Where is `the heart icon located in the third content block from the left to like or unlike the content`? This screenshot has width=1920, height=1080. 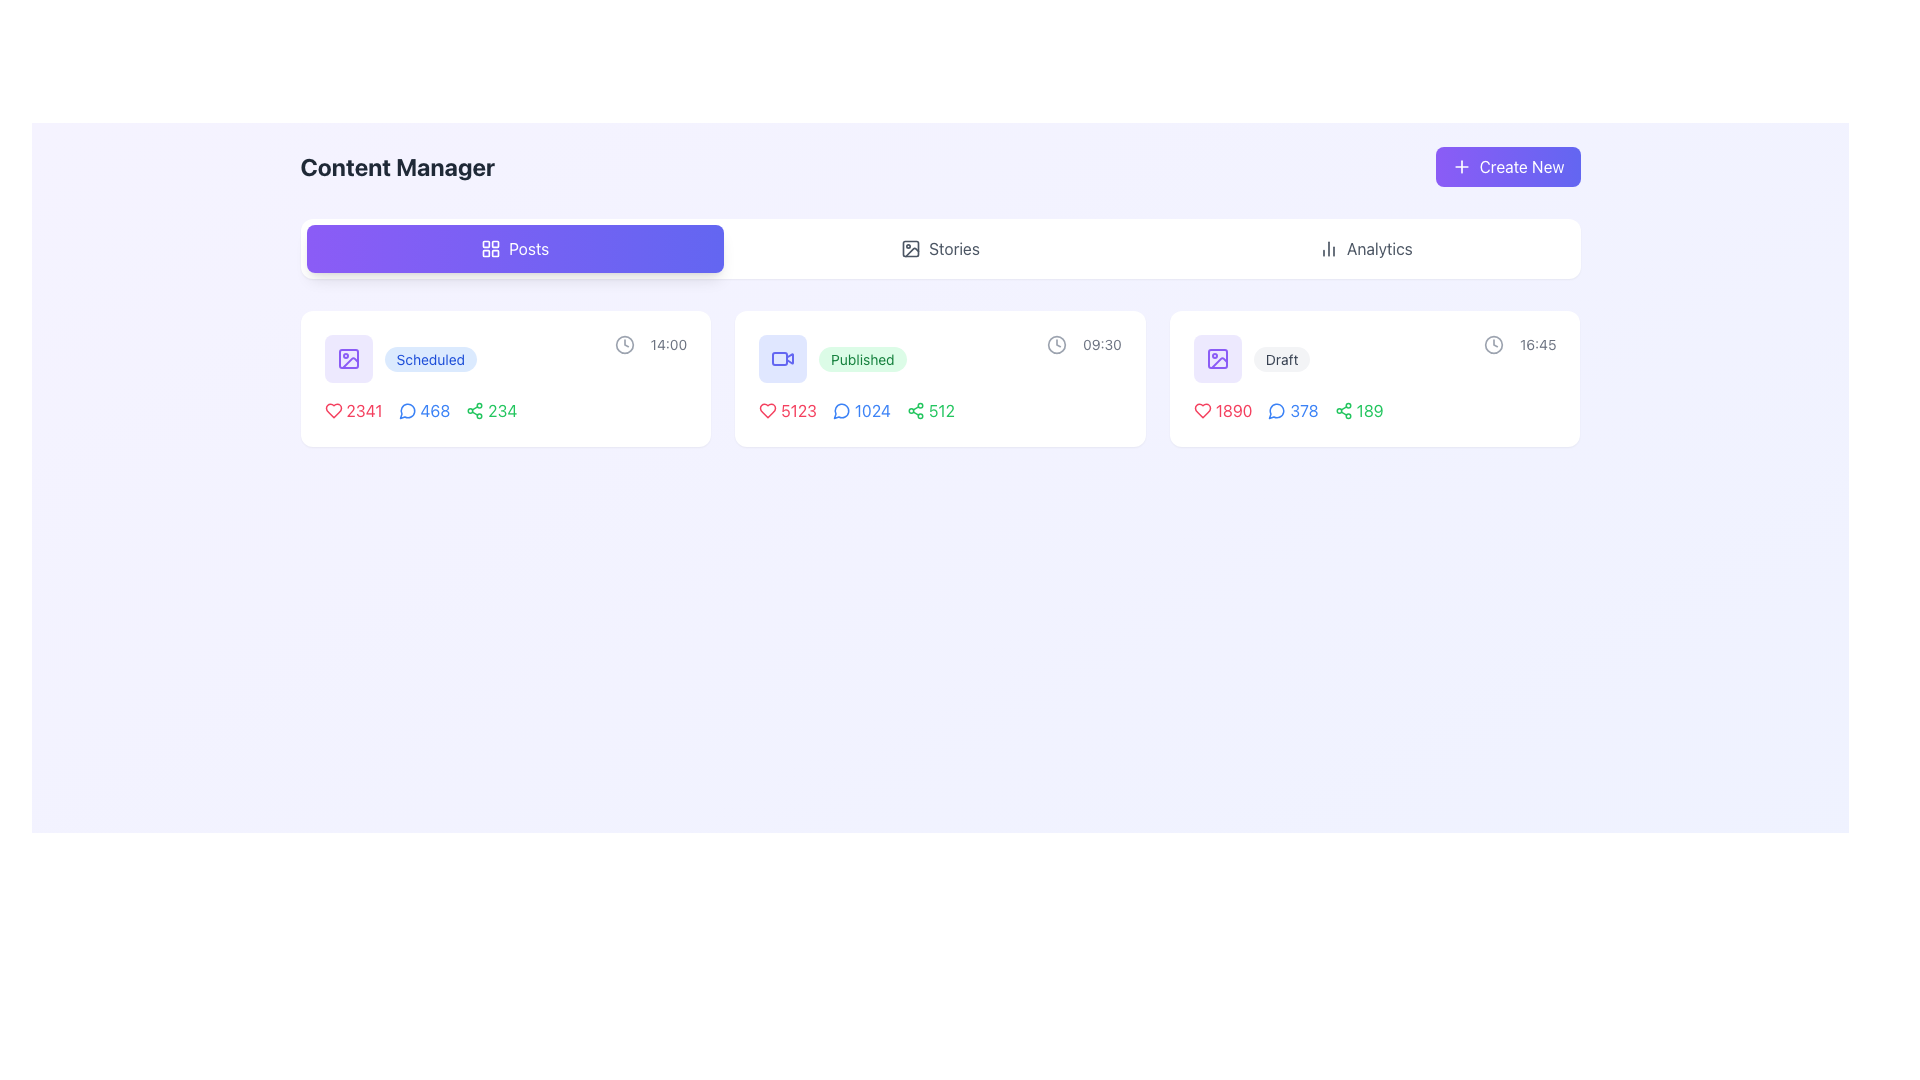
the heart icon located in the third content block from the left to like or unlike the content is located at coordinates (1201, 410).